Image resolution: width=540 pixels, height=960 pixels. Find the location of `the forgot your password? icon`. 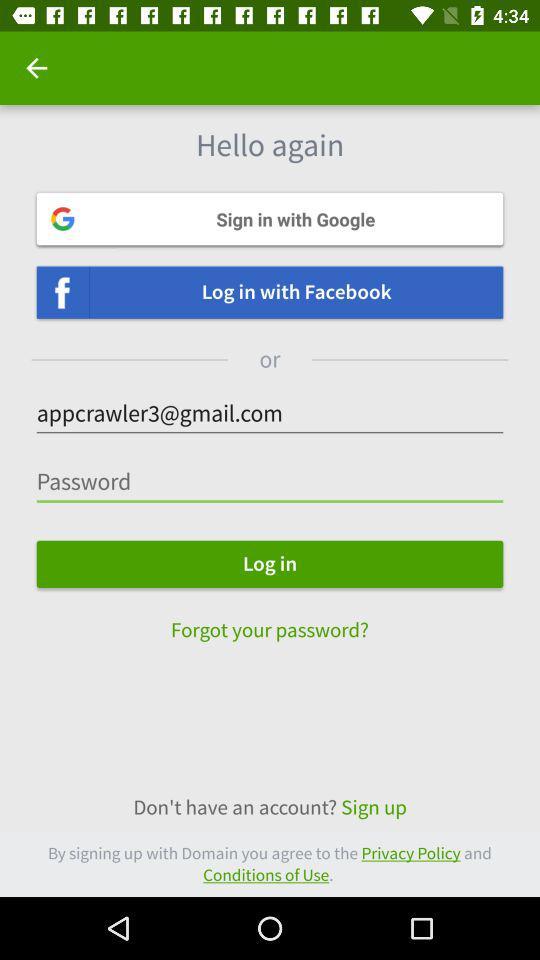

the forgot your password? icon is located at coordinates (270, 619).